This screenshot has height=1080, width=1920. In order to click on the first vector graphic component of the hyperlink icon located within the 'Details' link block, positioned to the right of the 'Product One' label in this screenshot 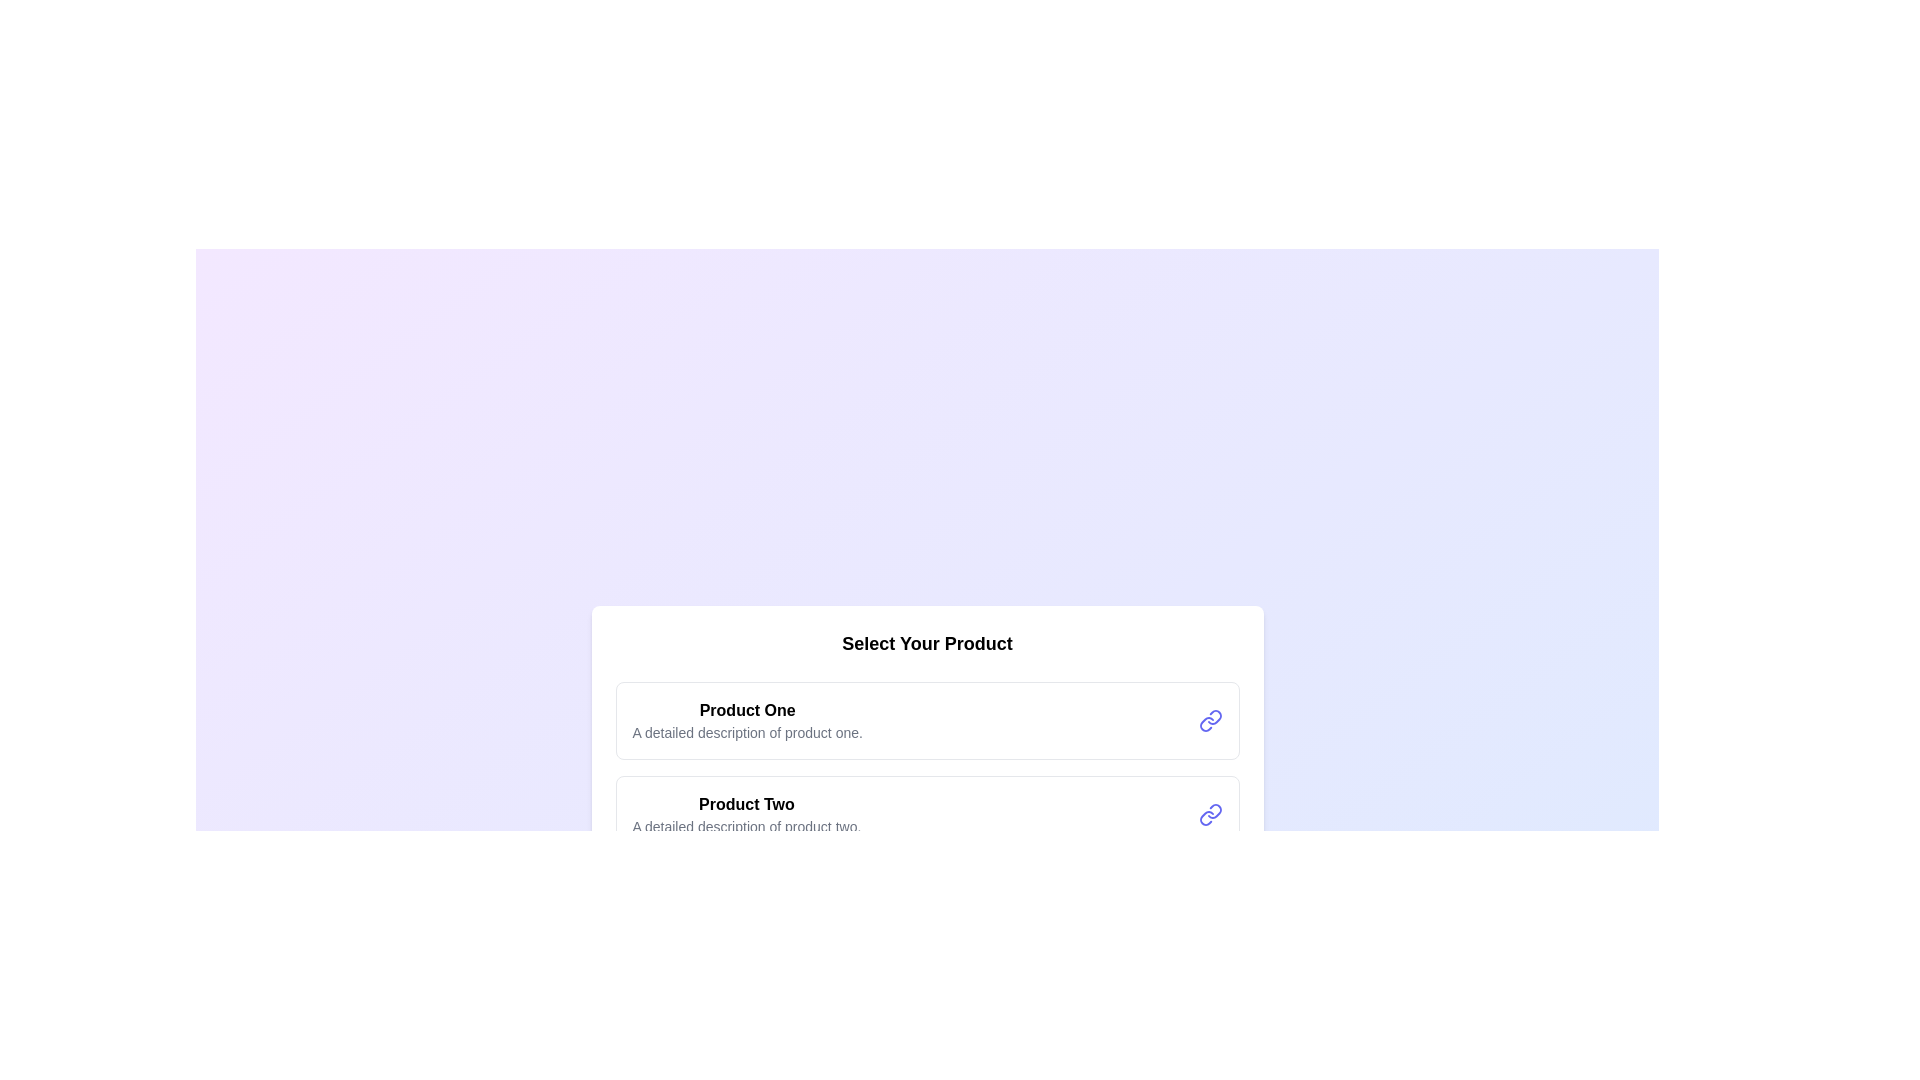, I will do `click(1213, 716)`.